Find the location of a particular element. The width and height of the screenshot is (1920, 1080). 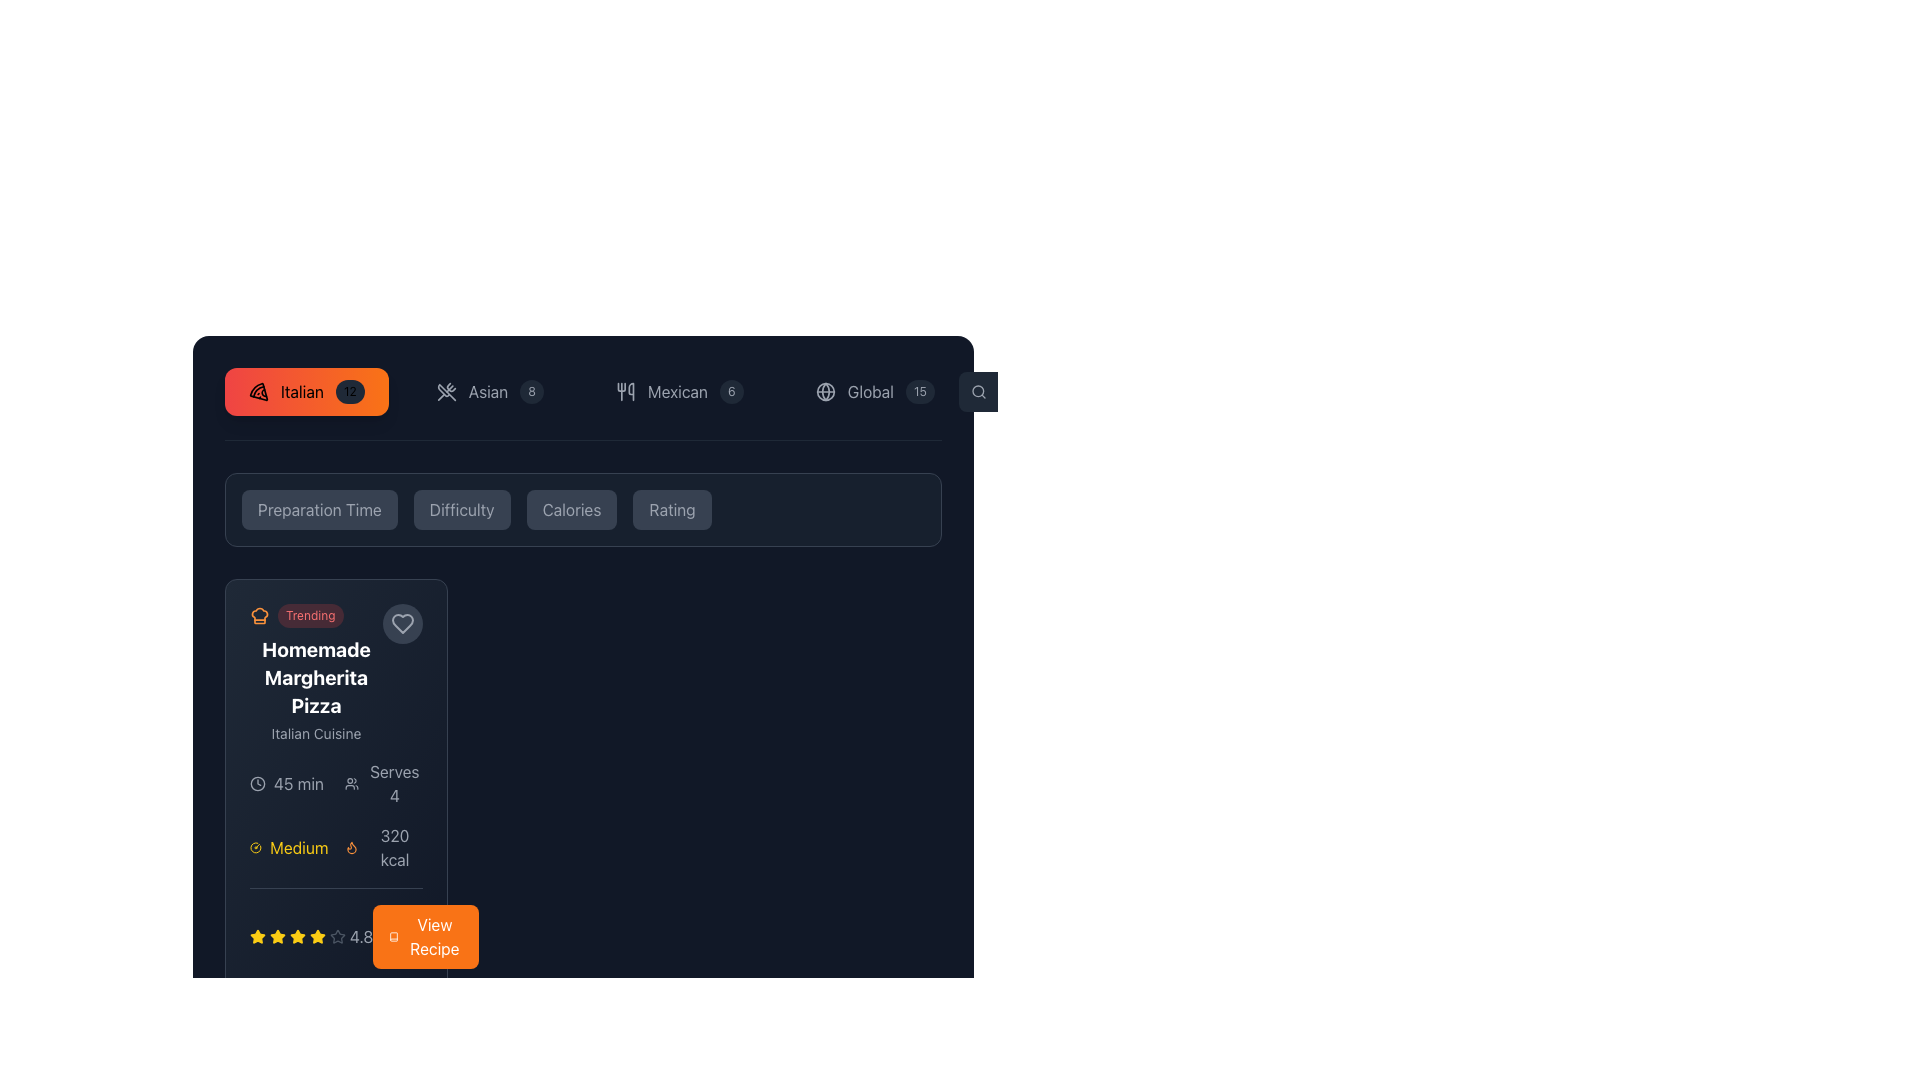

the calorie information text label with an adjacent icon located at the bottom-right area of the recipe card component is located at coordinates (383, 848).